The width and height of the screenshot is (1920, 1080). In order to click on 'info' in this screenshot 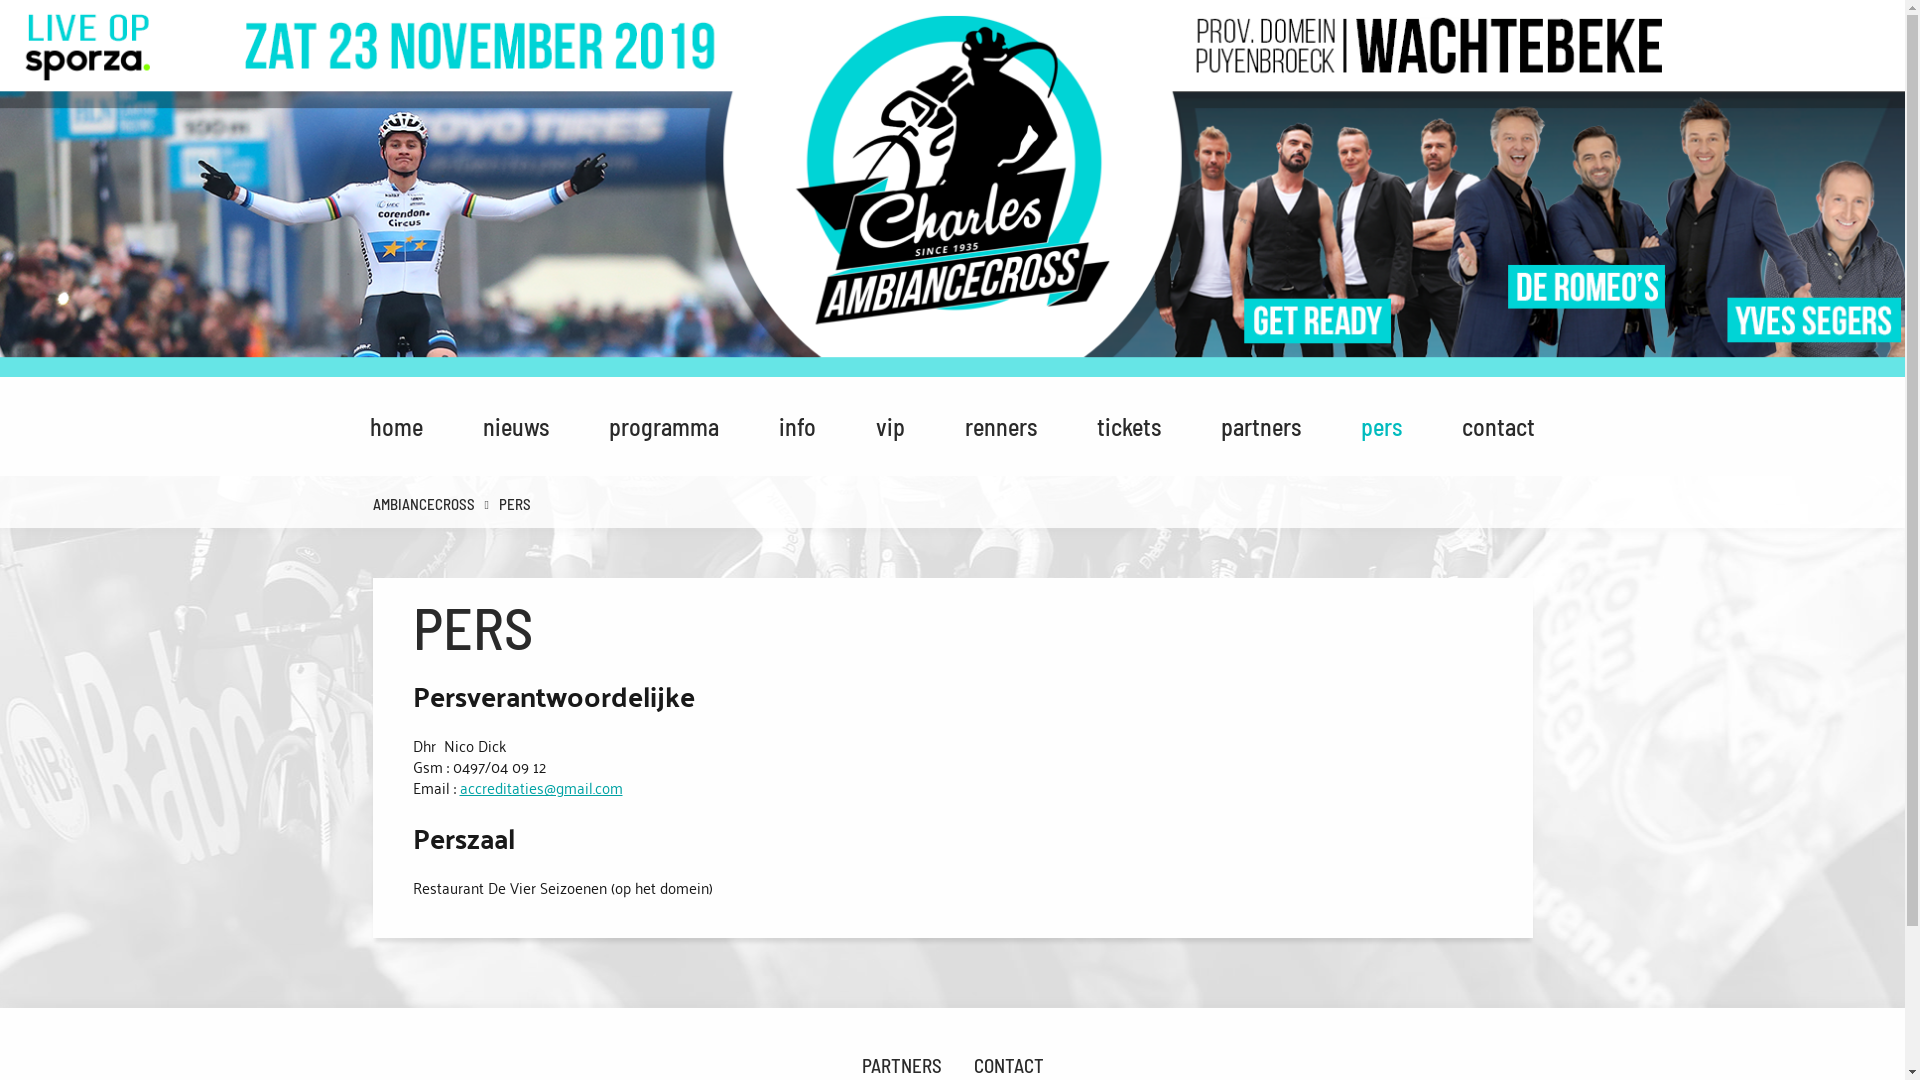, I will do `click(796, 425)`.